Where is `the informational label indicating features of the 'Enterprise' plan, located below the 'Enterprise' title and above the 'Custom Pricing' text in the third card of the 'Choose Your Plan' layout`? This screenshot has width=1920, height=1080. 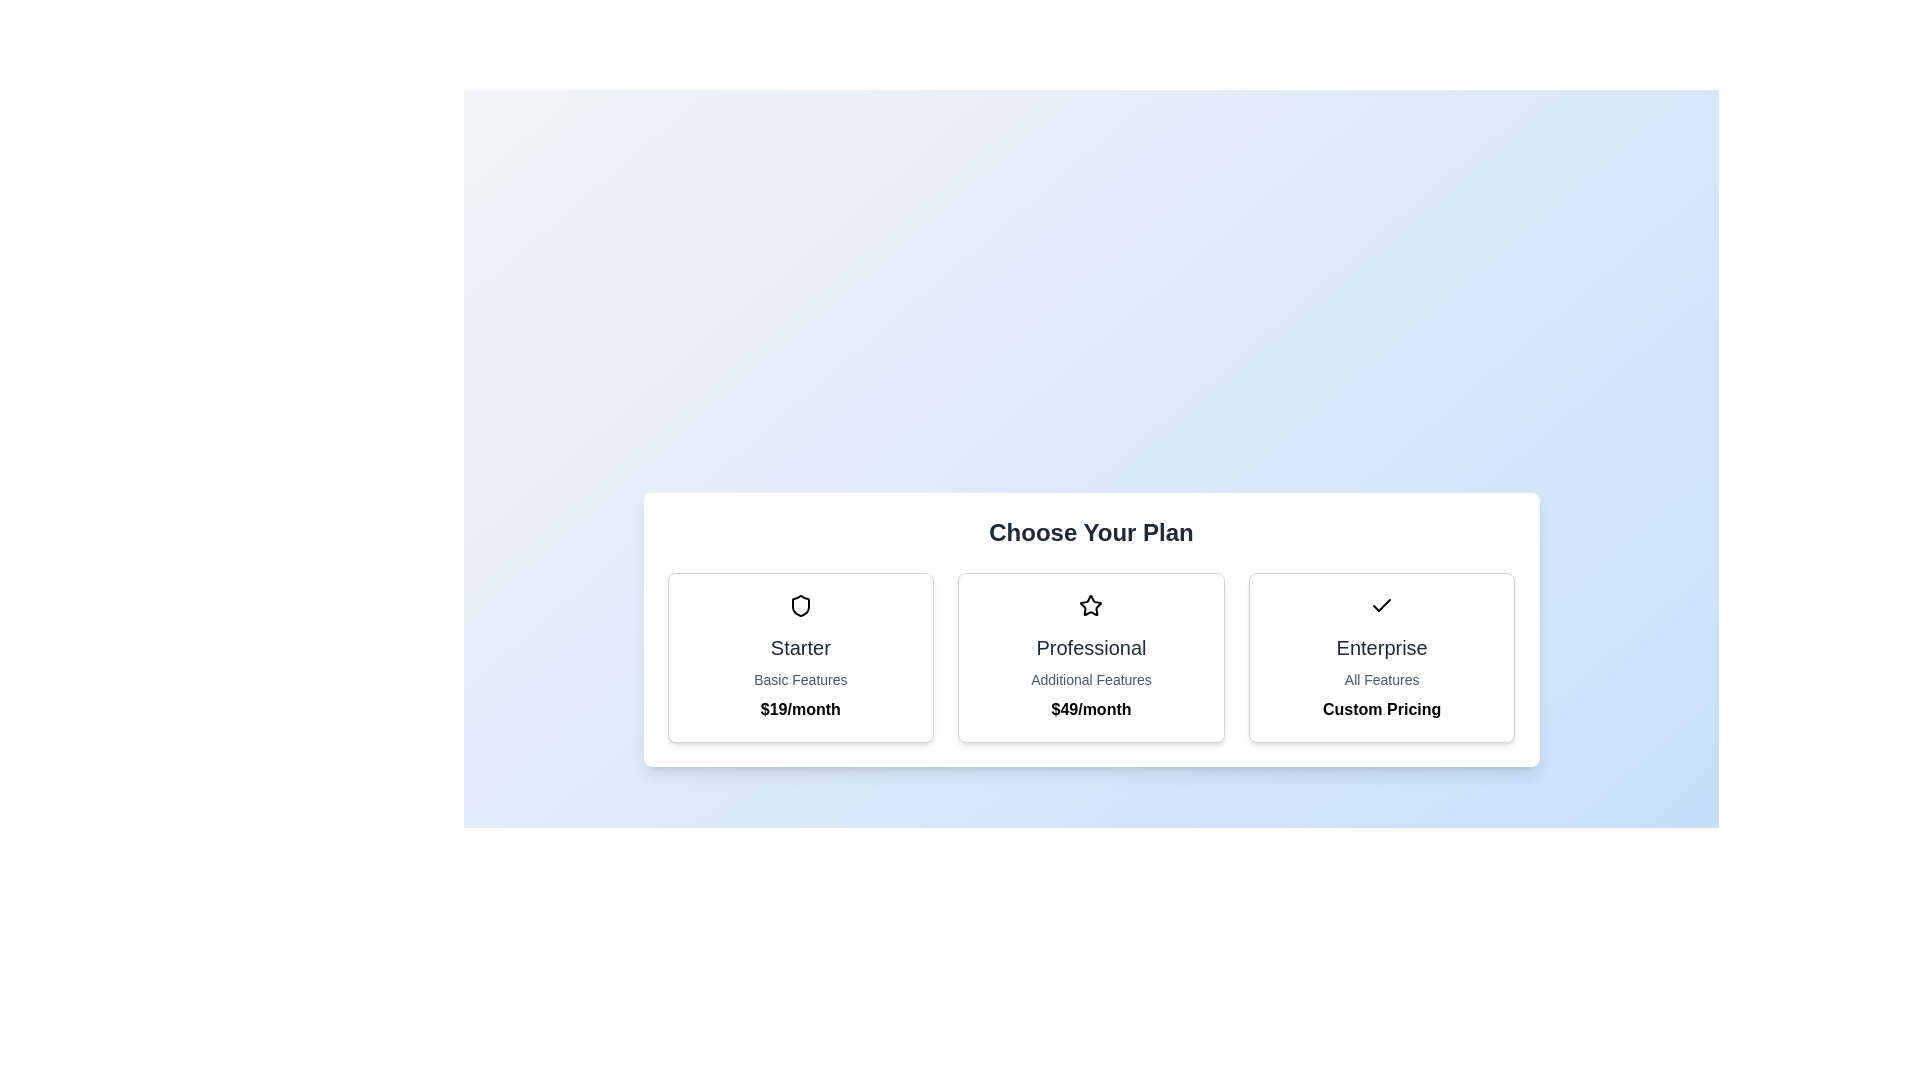
the informational label indicating features of the 'Enterprise' plan, located below the 'Enterprise' title and above the 'Custom Pricing' text in the third card of the 'Choose Your Plan' layout is located at coordinates (1381, 678).